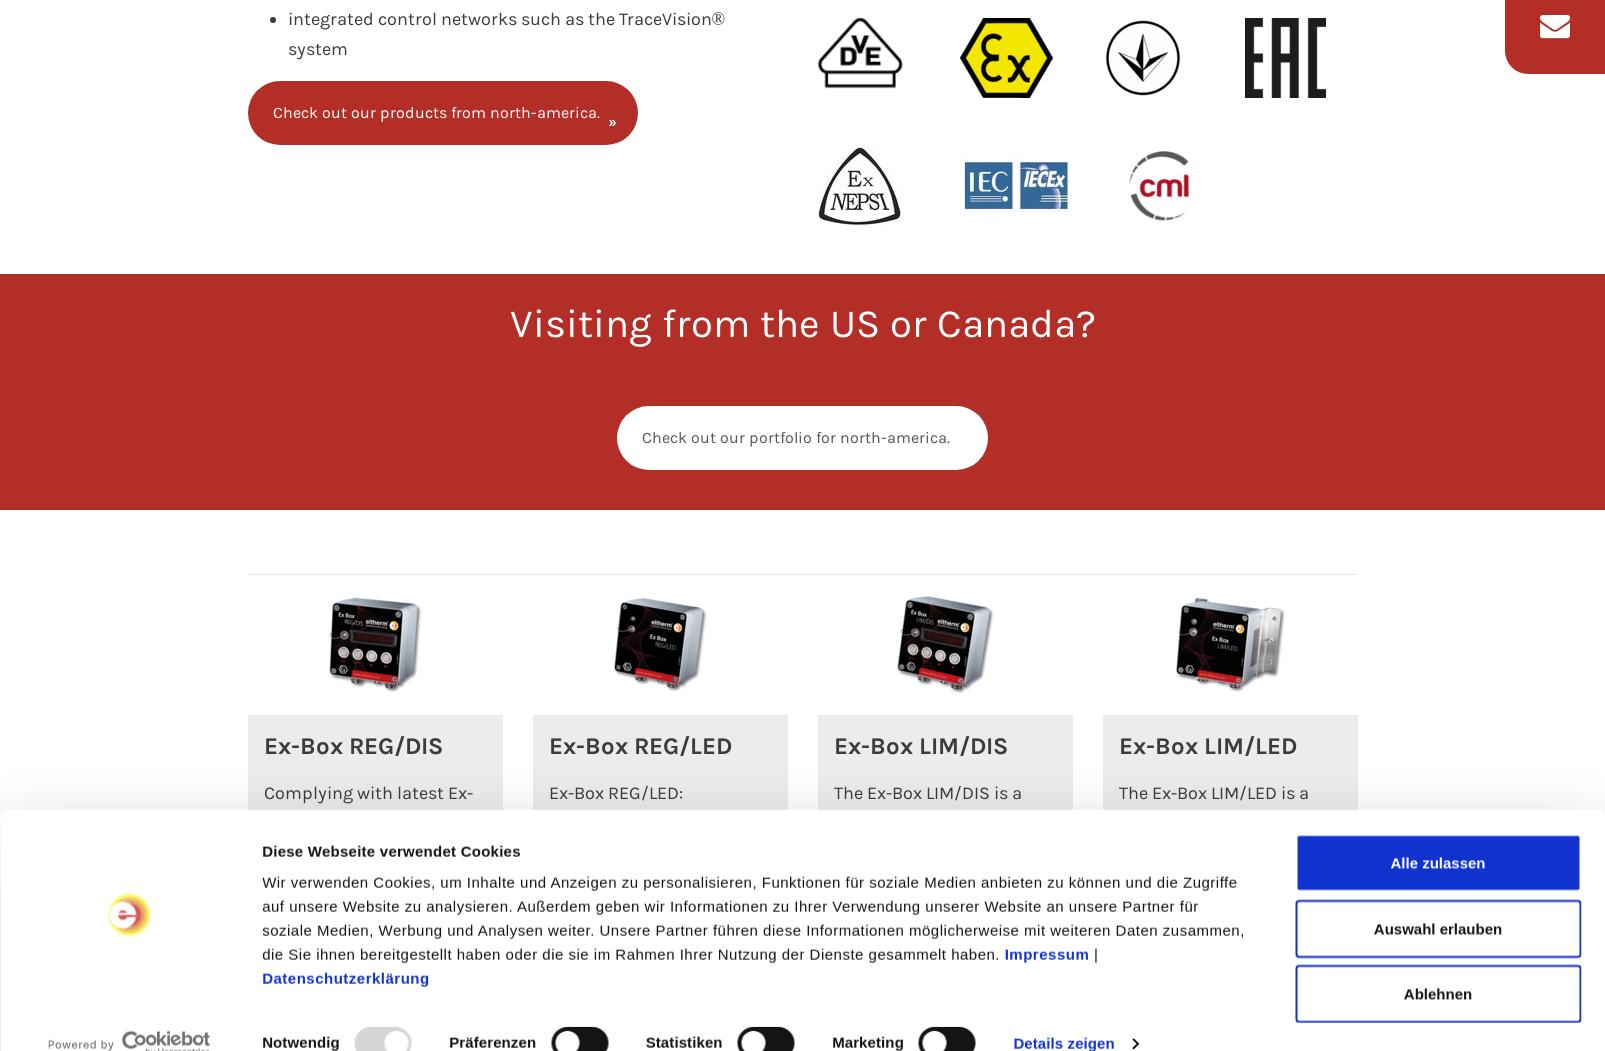 The image size is (1605, 1051). I want to click on 'The Ex-Box LIM/DIS is a limiter for switching off heating circuits in case of excess temperature or current overload.…', so click(936, 853).